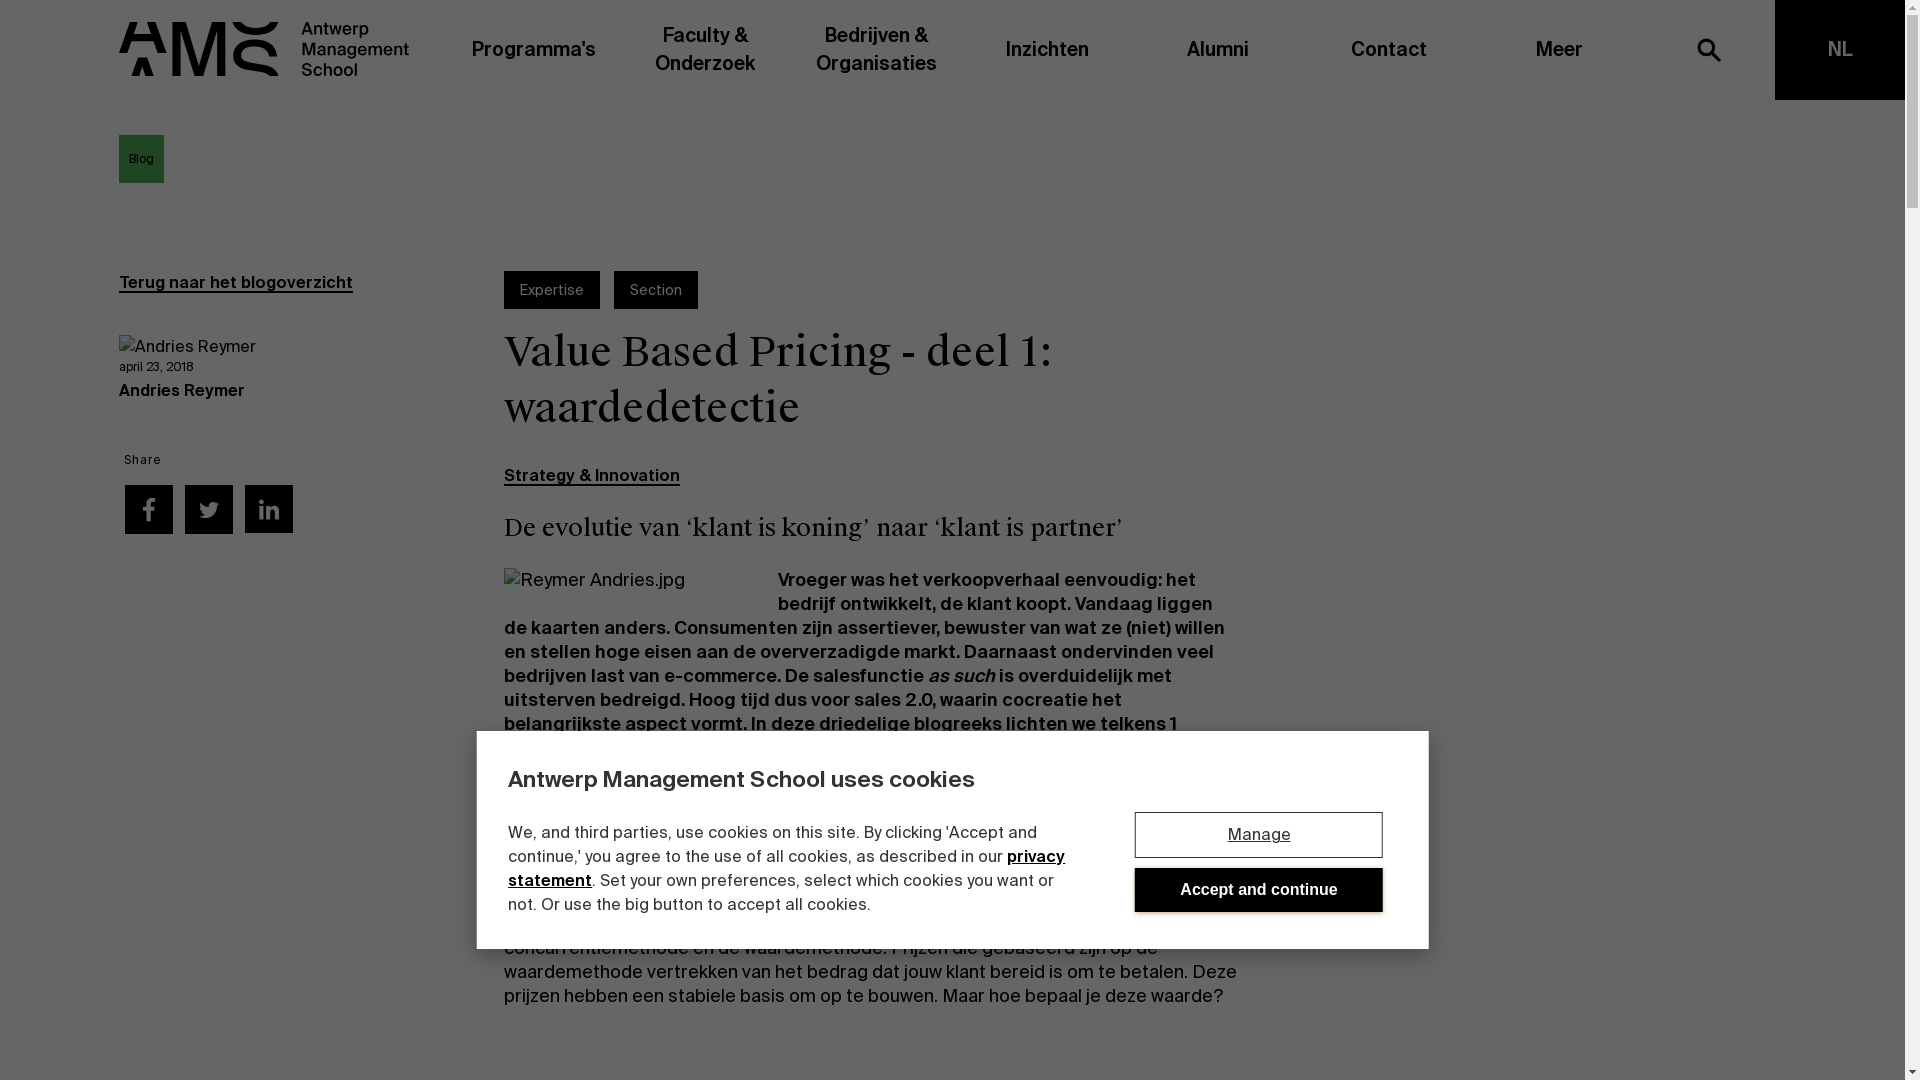  What do you see at coordinates (876, 49) in the screenshot?
I see `'Bedrijven & Organisaties'` at bounding box center [876, 49].